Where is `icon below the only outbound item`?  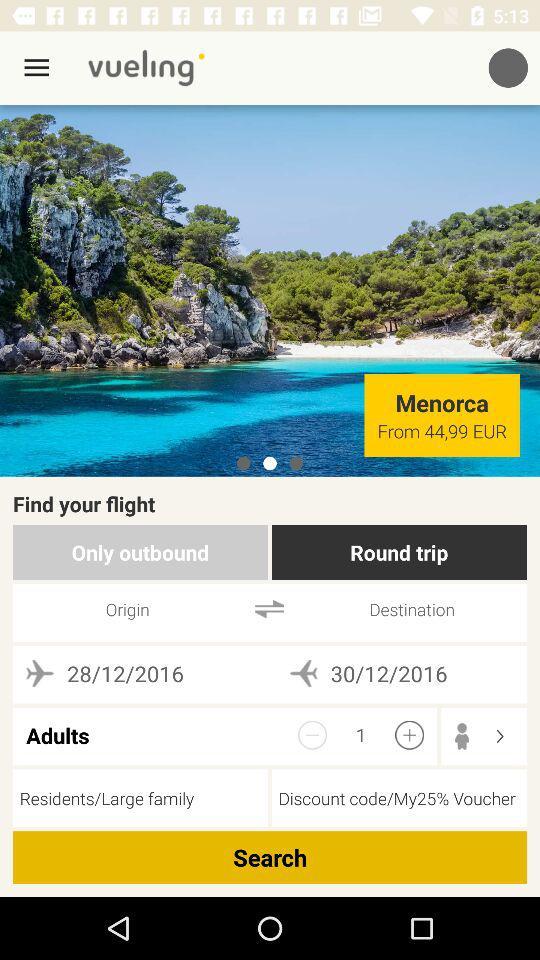 icon below the only outbound item is located at coordinates (269, 608).